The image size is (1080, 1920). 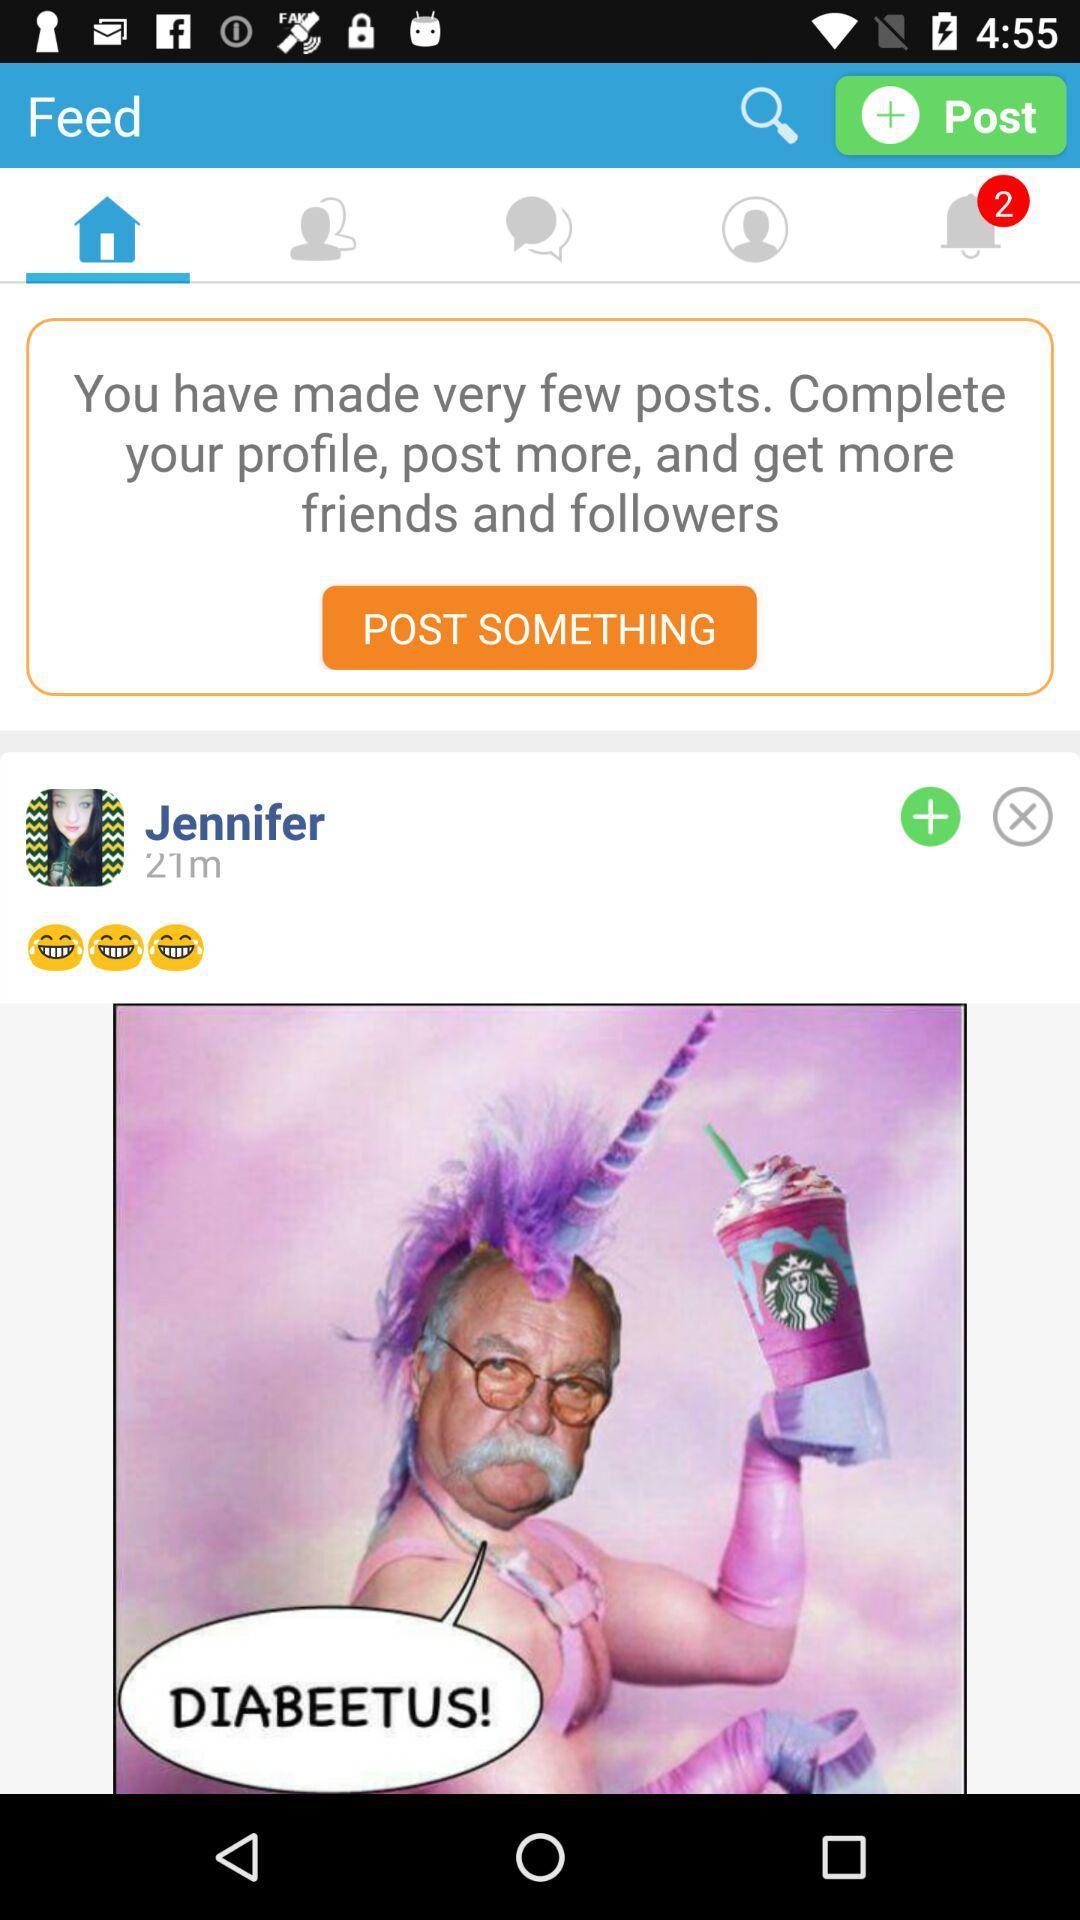 What do you see at coordinates (930, 816) in the screenshot?
I see `expand info` at bounding box center [930, 816].